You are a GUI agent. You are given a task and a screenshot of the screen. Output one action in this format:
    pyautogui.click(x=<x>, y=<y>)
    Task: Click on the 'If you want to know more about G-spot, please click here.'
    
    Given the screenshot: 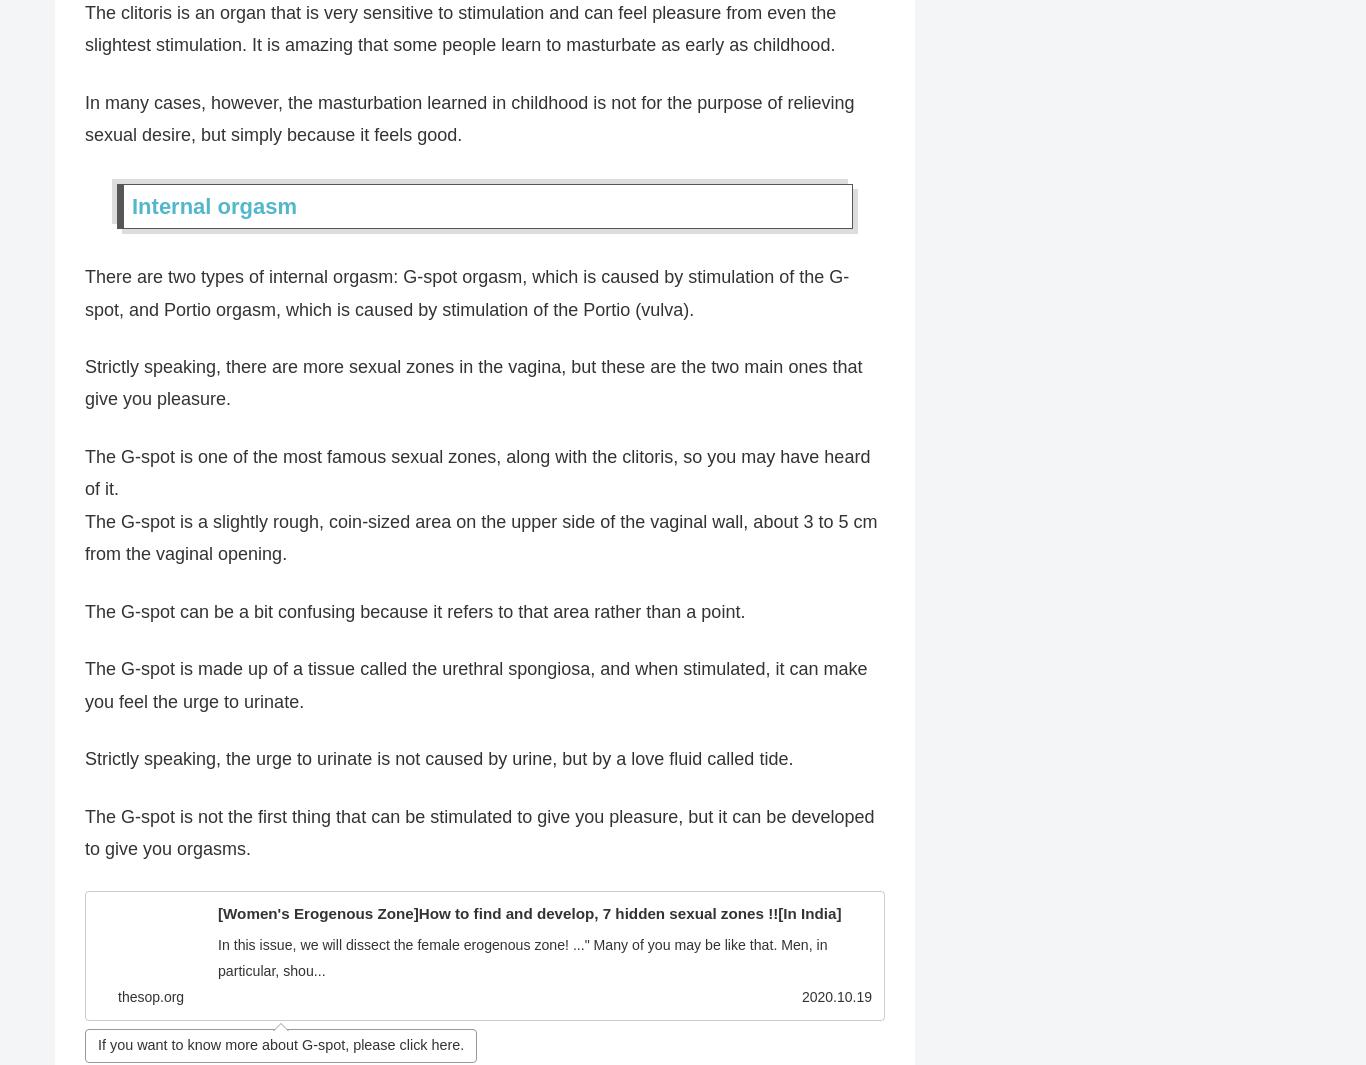 What is the action you would take?
    pyautogui.click(x=280, y=1046)
    